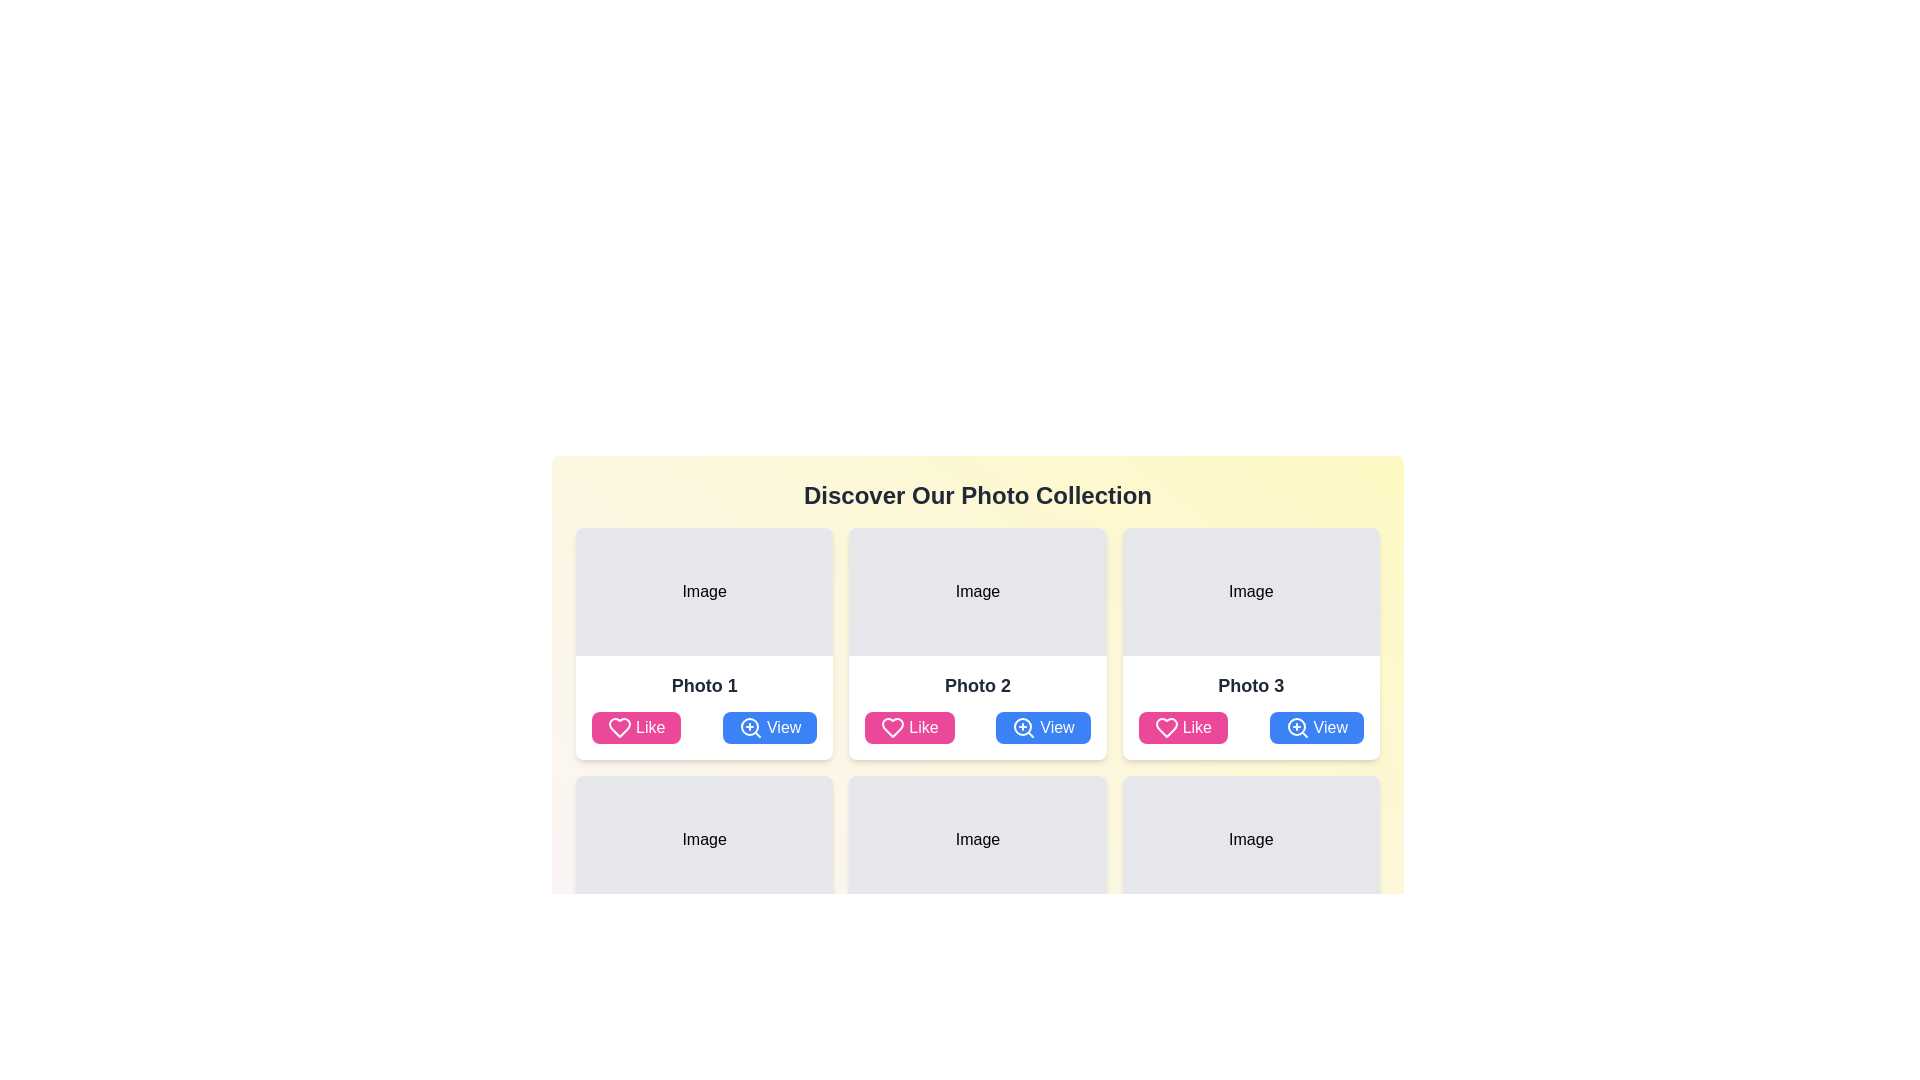 Image resolution: width=1920 pixels, height=1080 pixels. What do you see at coordinates (978, 663) in the screenshot?
I see `the 'View' button on the second item in the grid layout of the photo collection` at bounding box center [978, 663].